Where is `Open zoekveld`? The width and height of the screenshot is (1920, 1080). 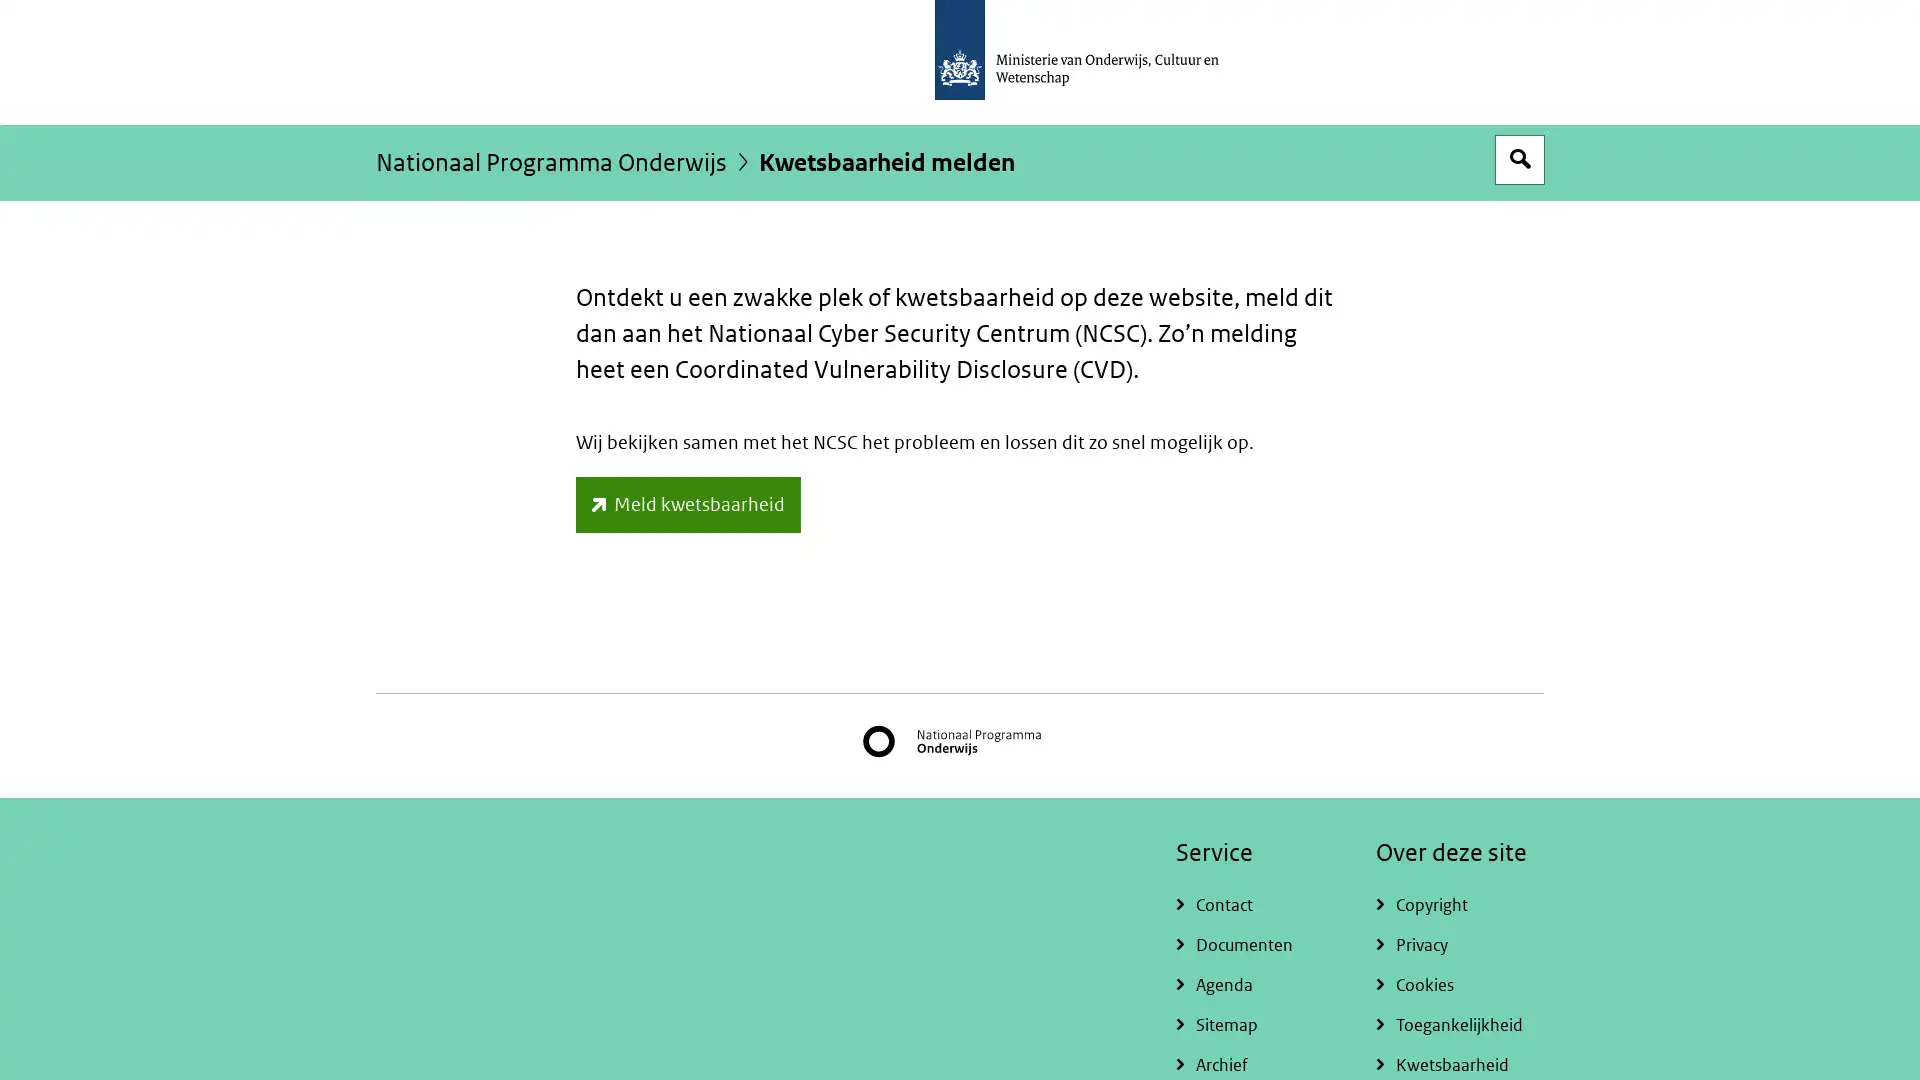
Open zoekveld is located at coordinates (1520, 158).